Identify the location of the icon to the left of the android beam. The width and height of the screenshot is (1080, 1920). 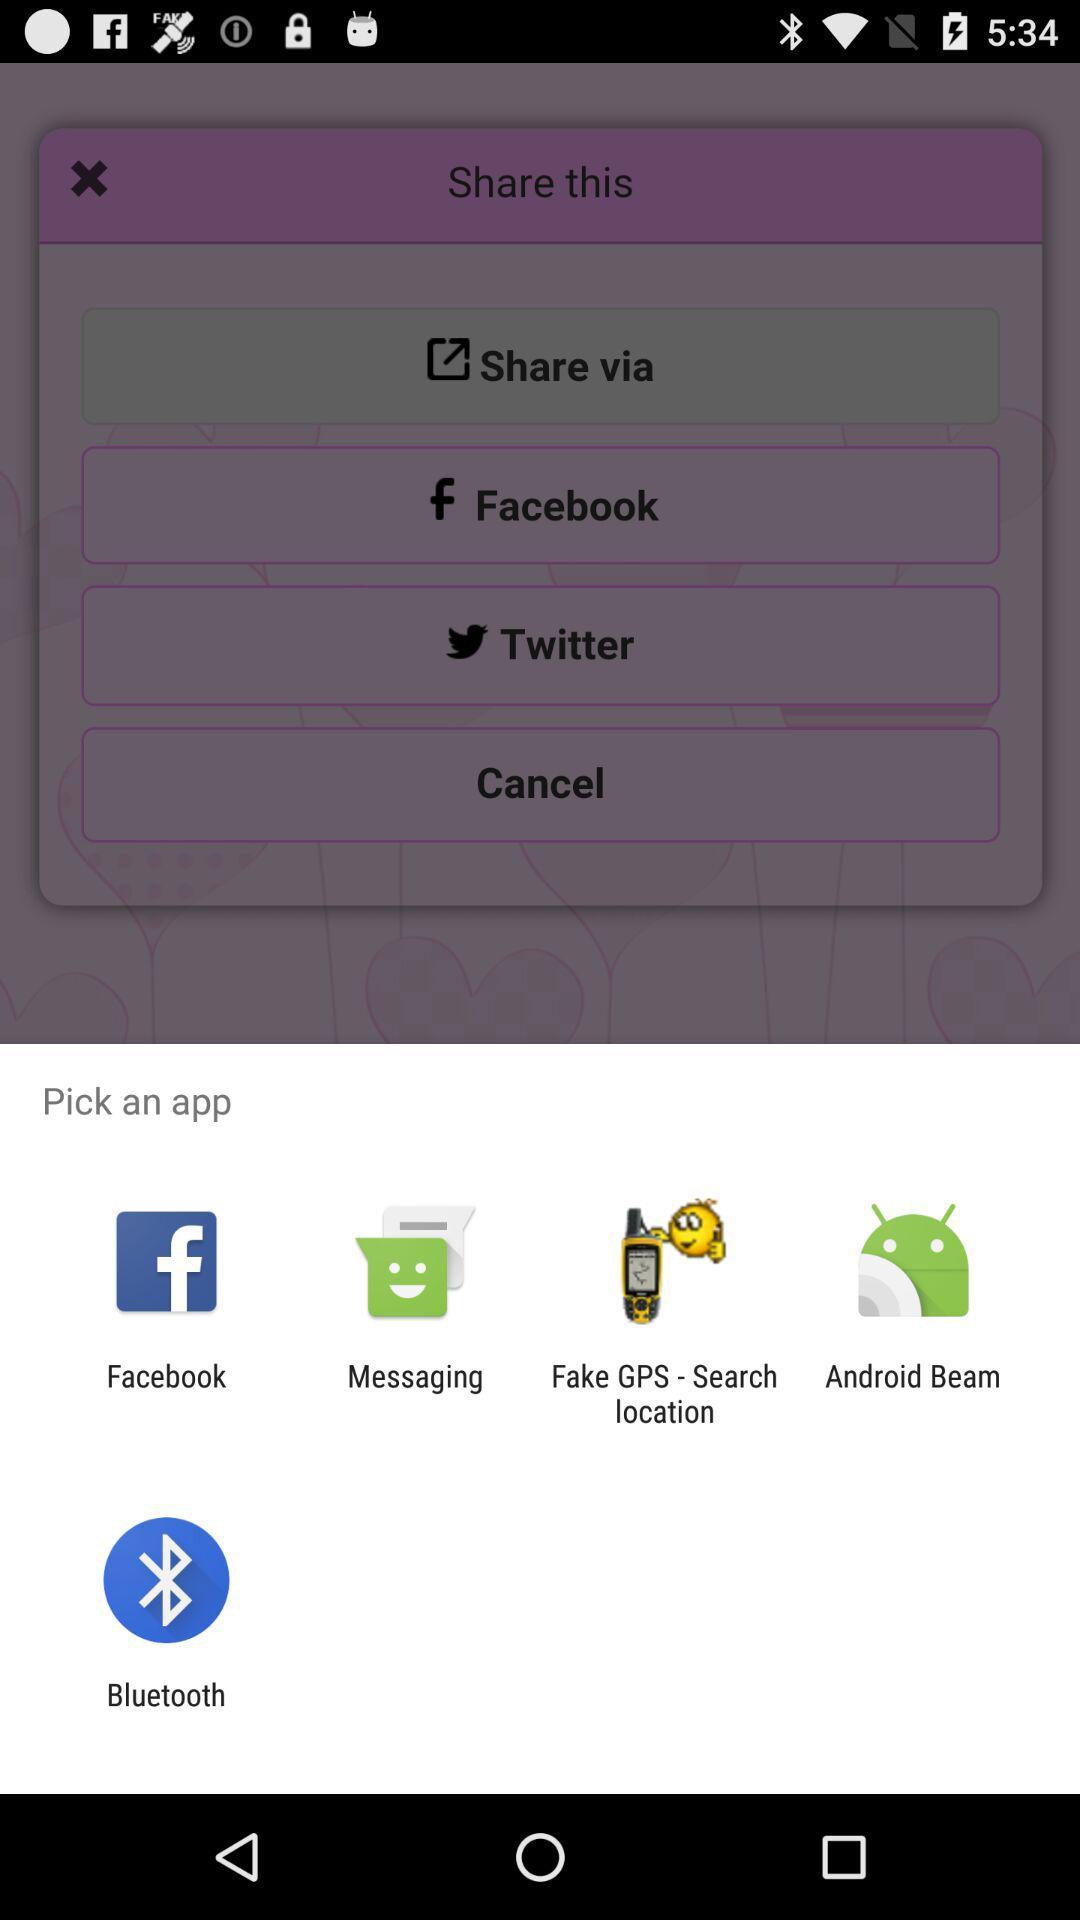
(664, 1392).